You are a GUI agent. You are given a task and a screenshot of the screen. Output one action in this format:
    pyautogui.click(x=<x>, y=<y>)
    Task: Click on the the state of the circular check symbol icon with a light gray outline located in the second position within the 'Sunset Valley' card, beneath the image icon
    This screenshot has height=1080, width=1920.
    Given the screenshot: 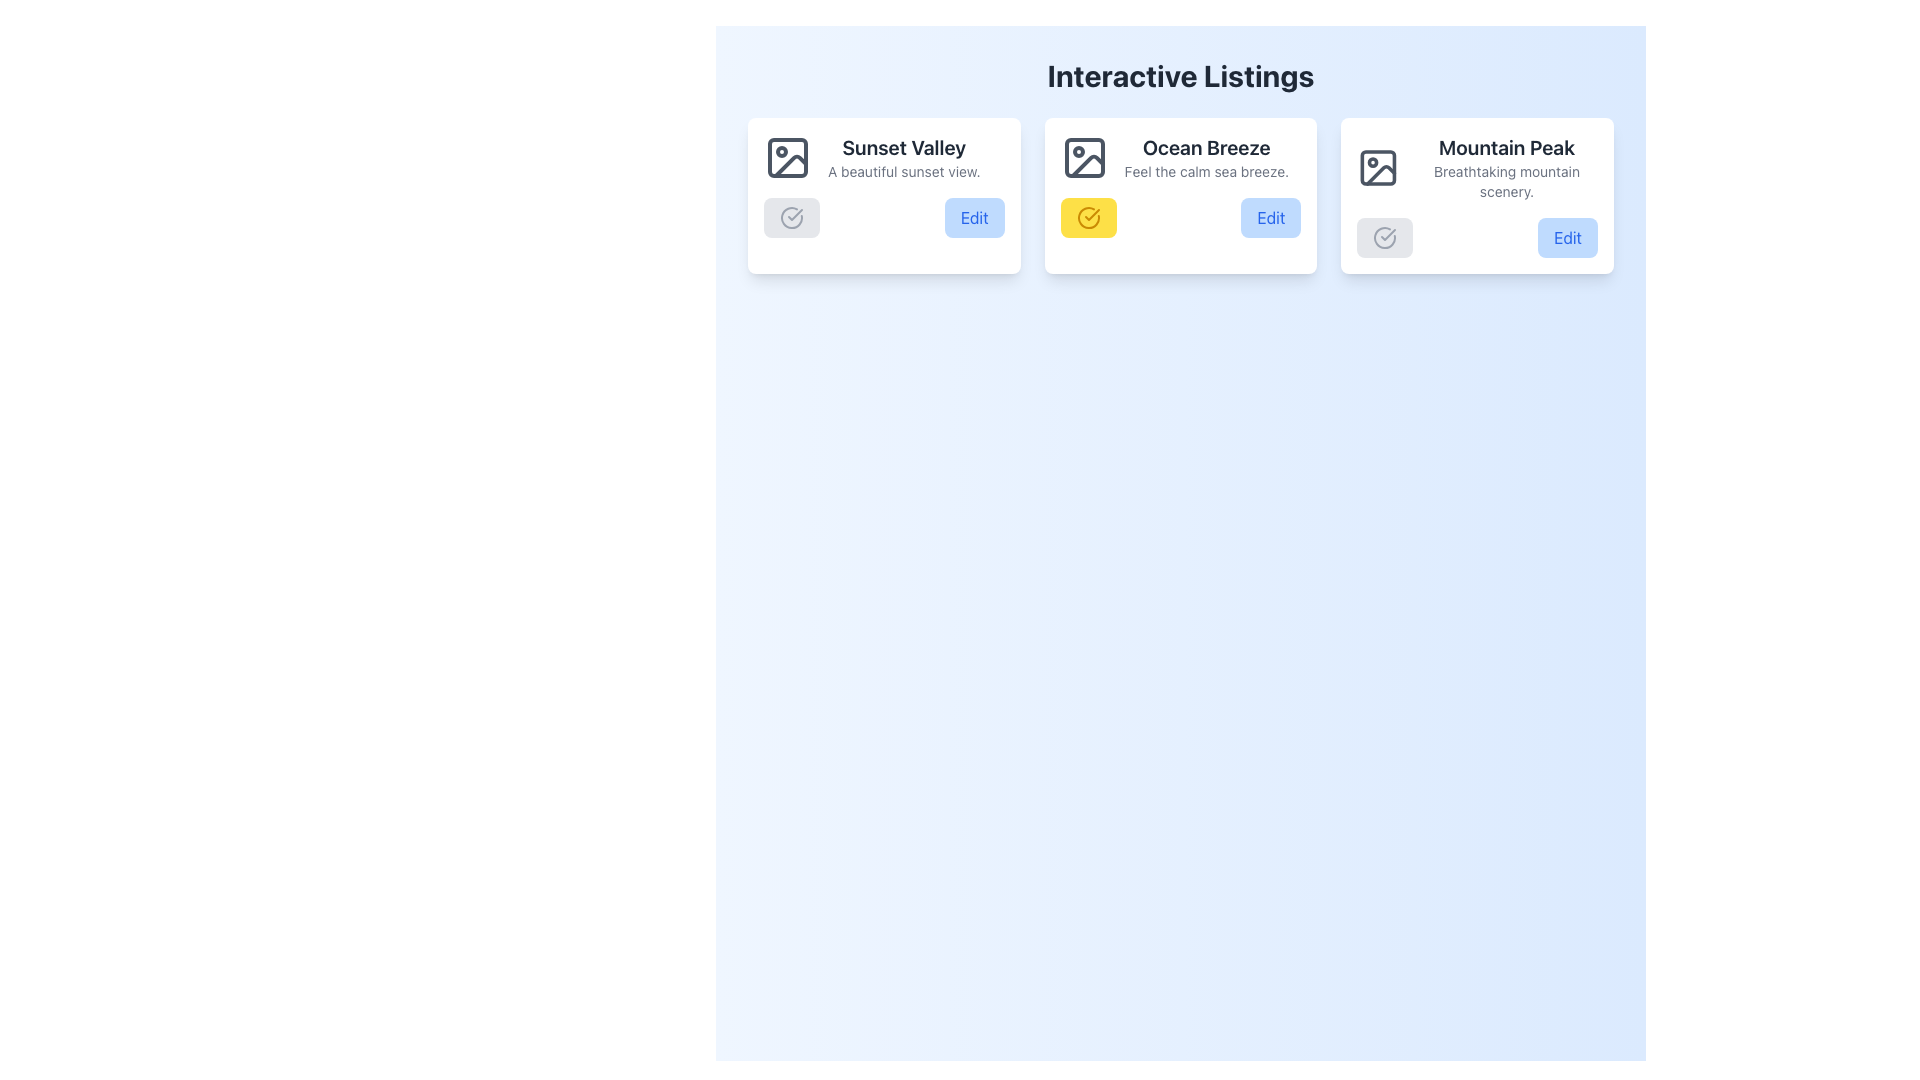 What is the action you would take?
    pyautogui.click(x=791, y=218)
    